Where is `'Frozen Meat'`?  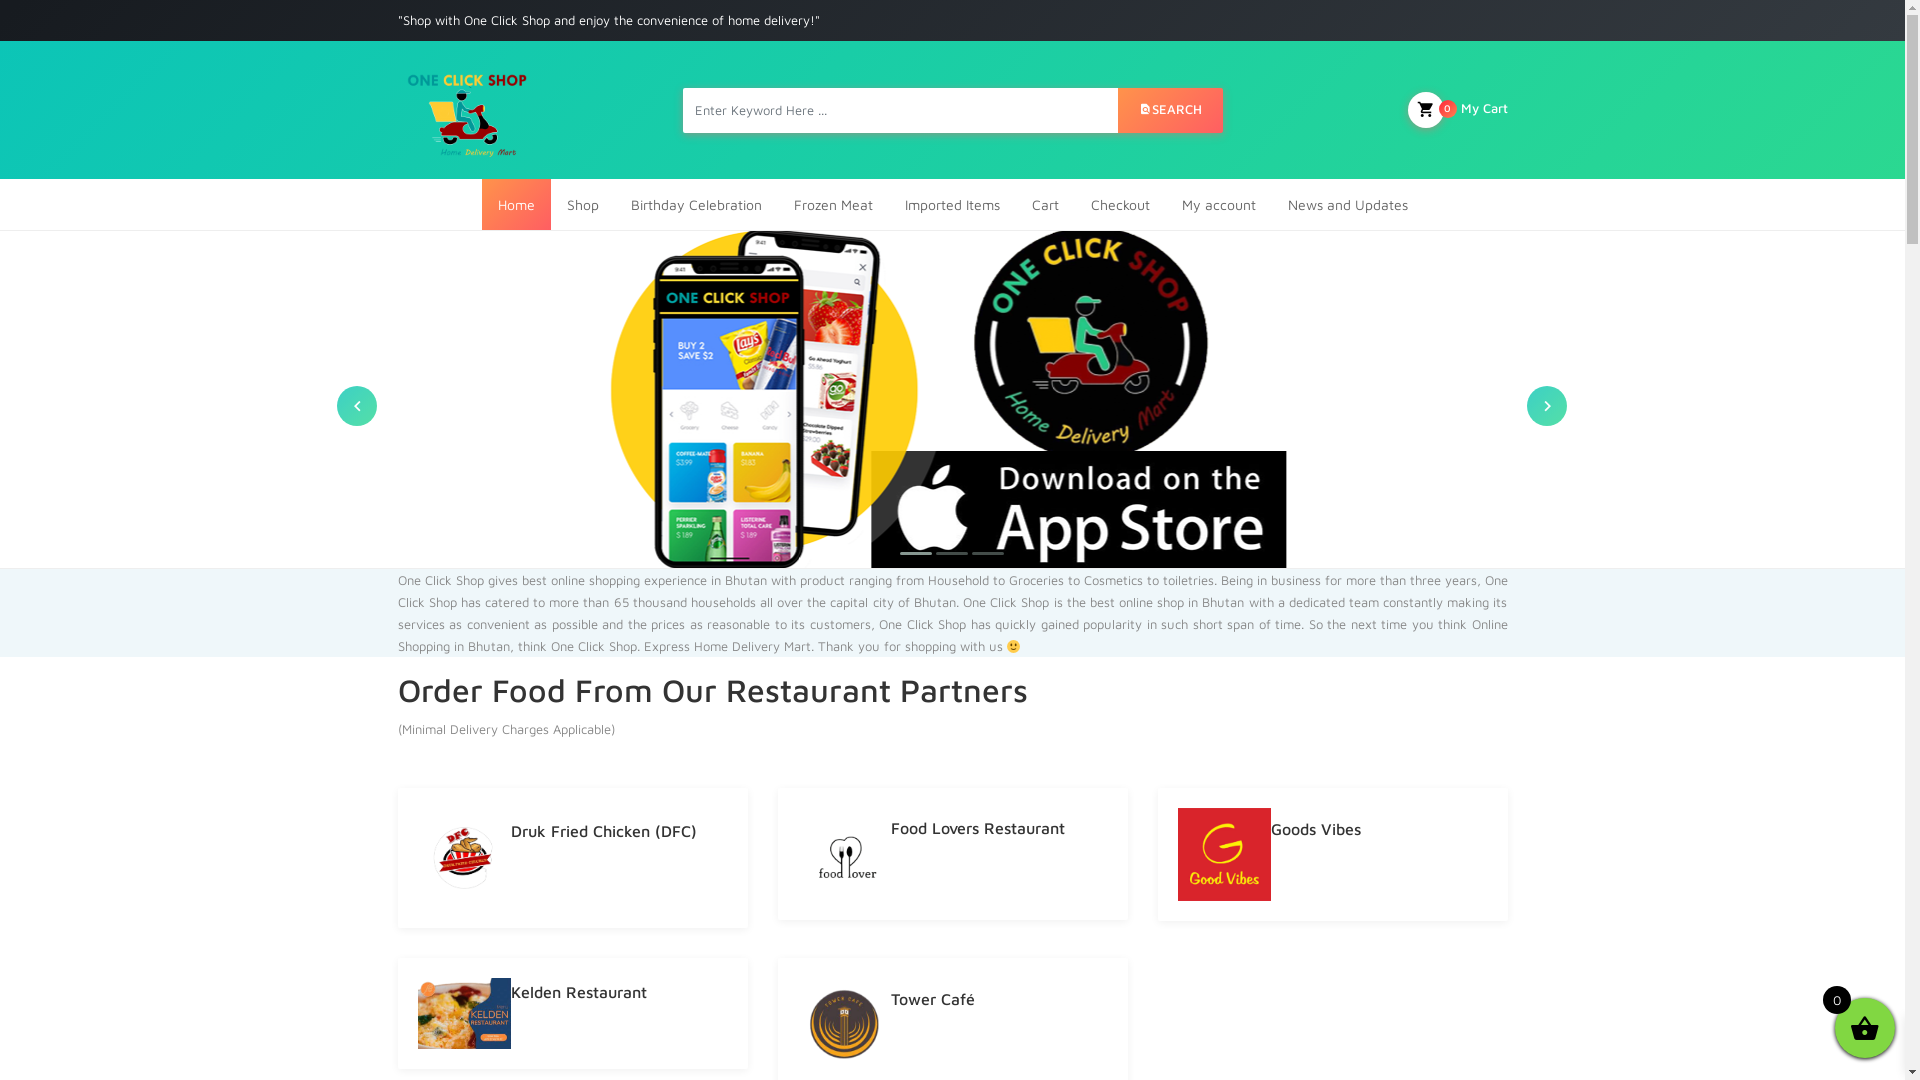
'Frozen Meat' is located at coordinates (833, 204).